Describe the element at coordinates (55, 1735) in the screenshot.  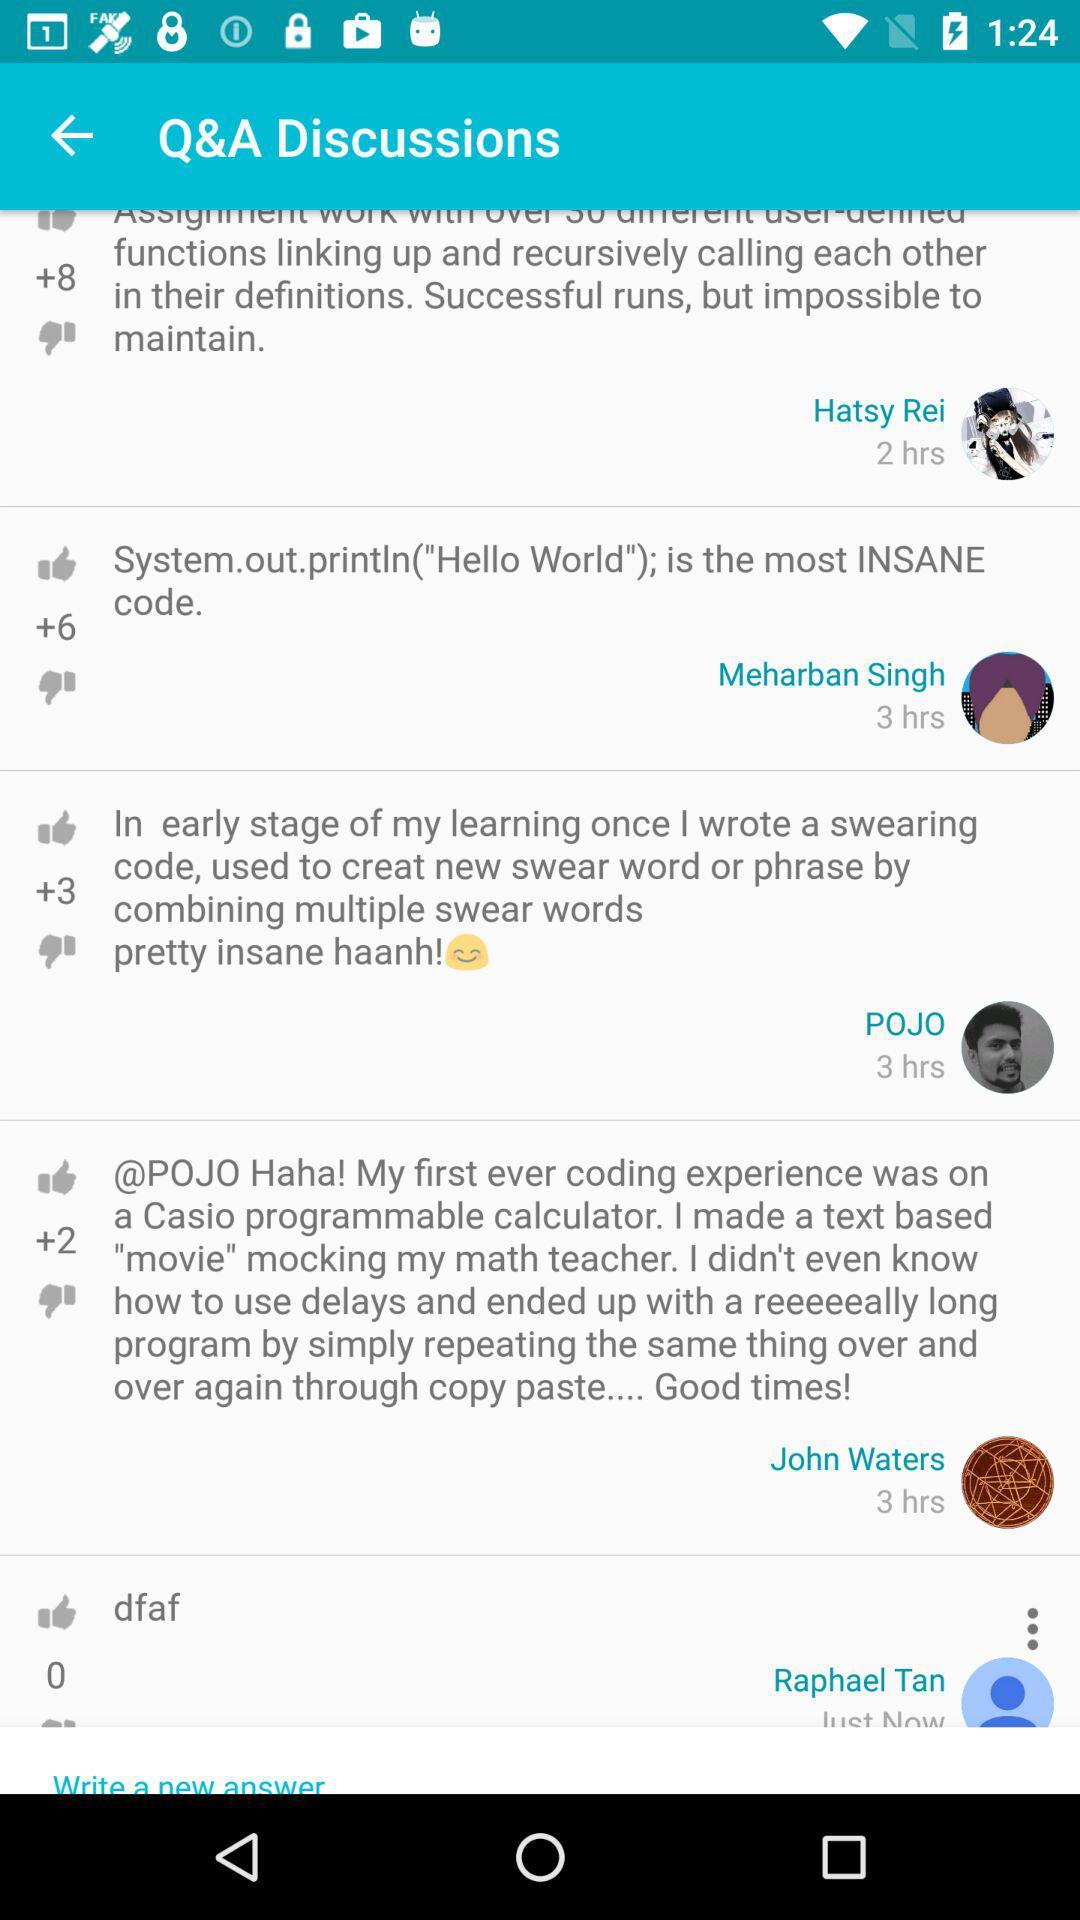
I see `downvote comment` at that location.